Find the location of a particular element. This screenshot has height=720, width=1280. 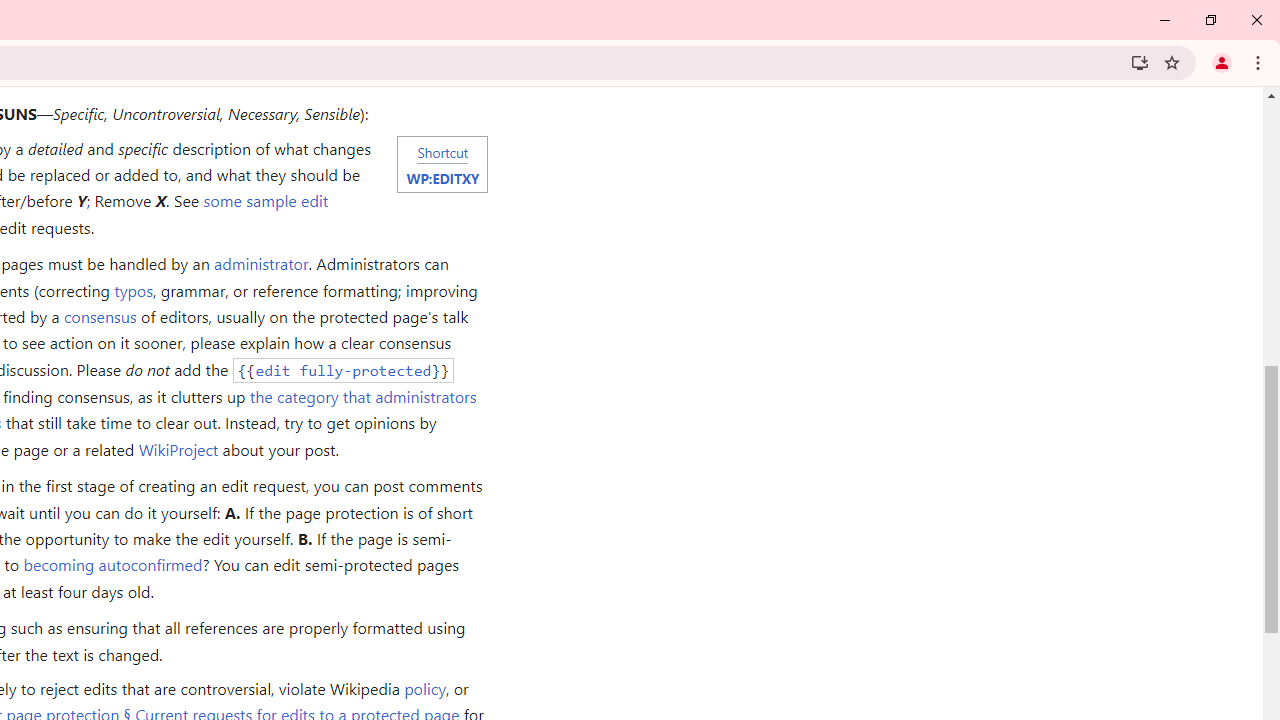

'You' is located at coordinates (1220, 61).